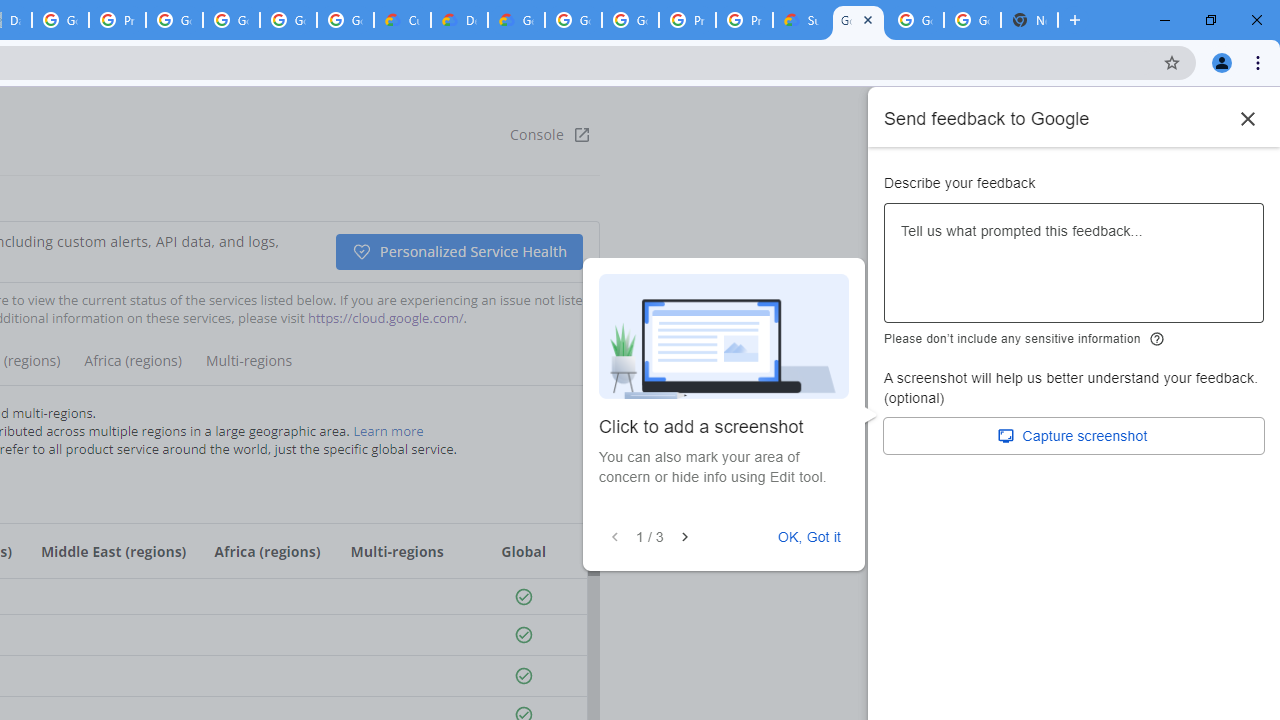 This screenshot has height=720, width=1280. Describe the element at coordinates (801, 20) in the screenshot. I see `'Support Hub | Google Cloud'` at that location.